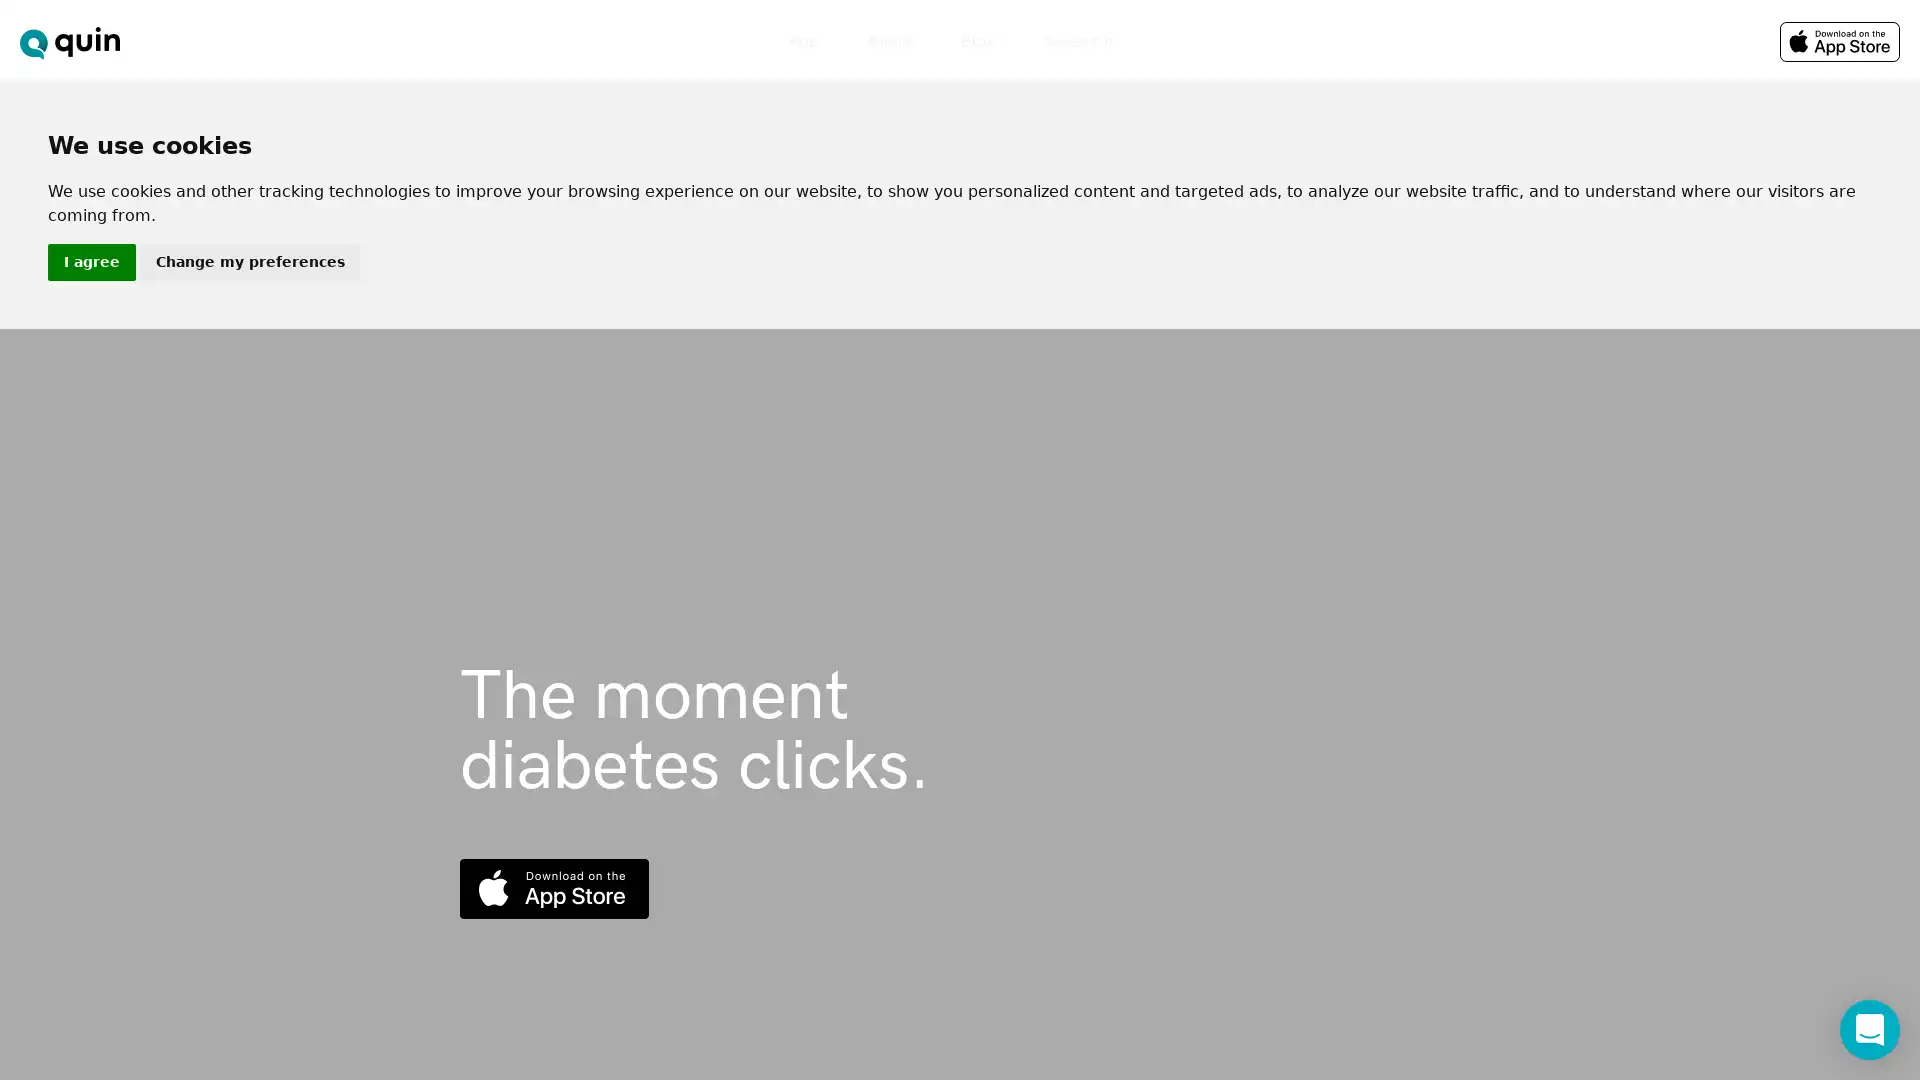  I want to click on I agree, so click(90, 261).